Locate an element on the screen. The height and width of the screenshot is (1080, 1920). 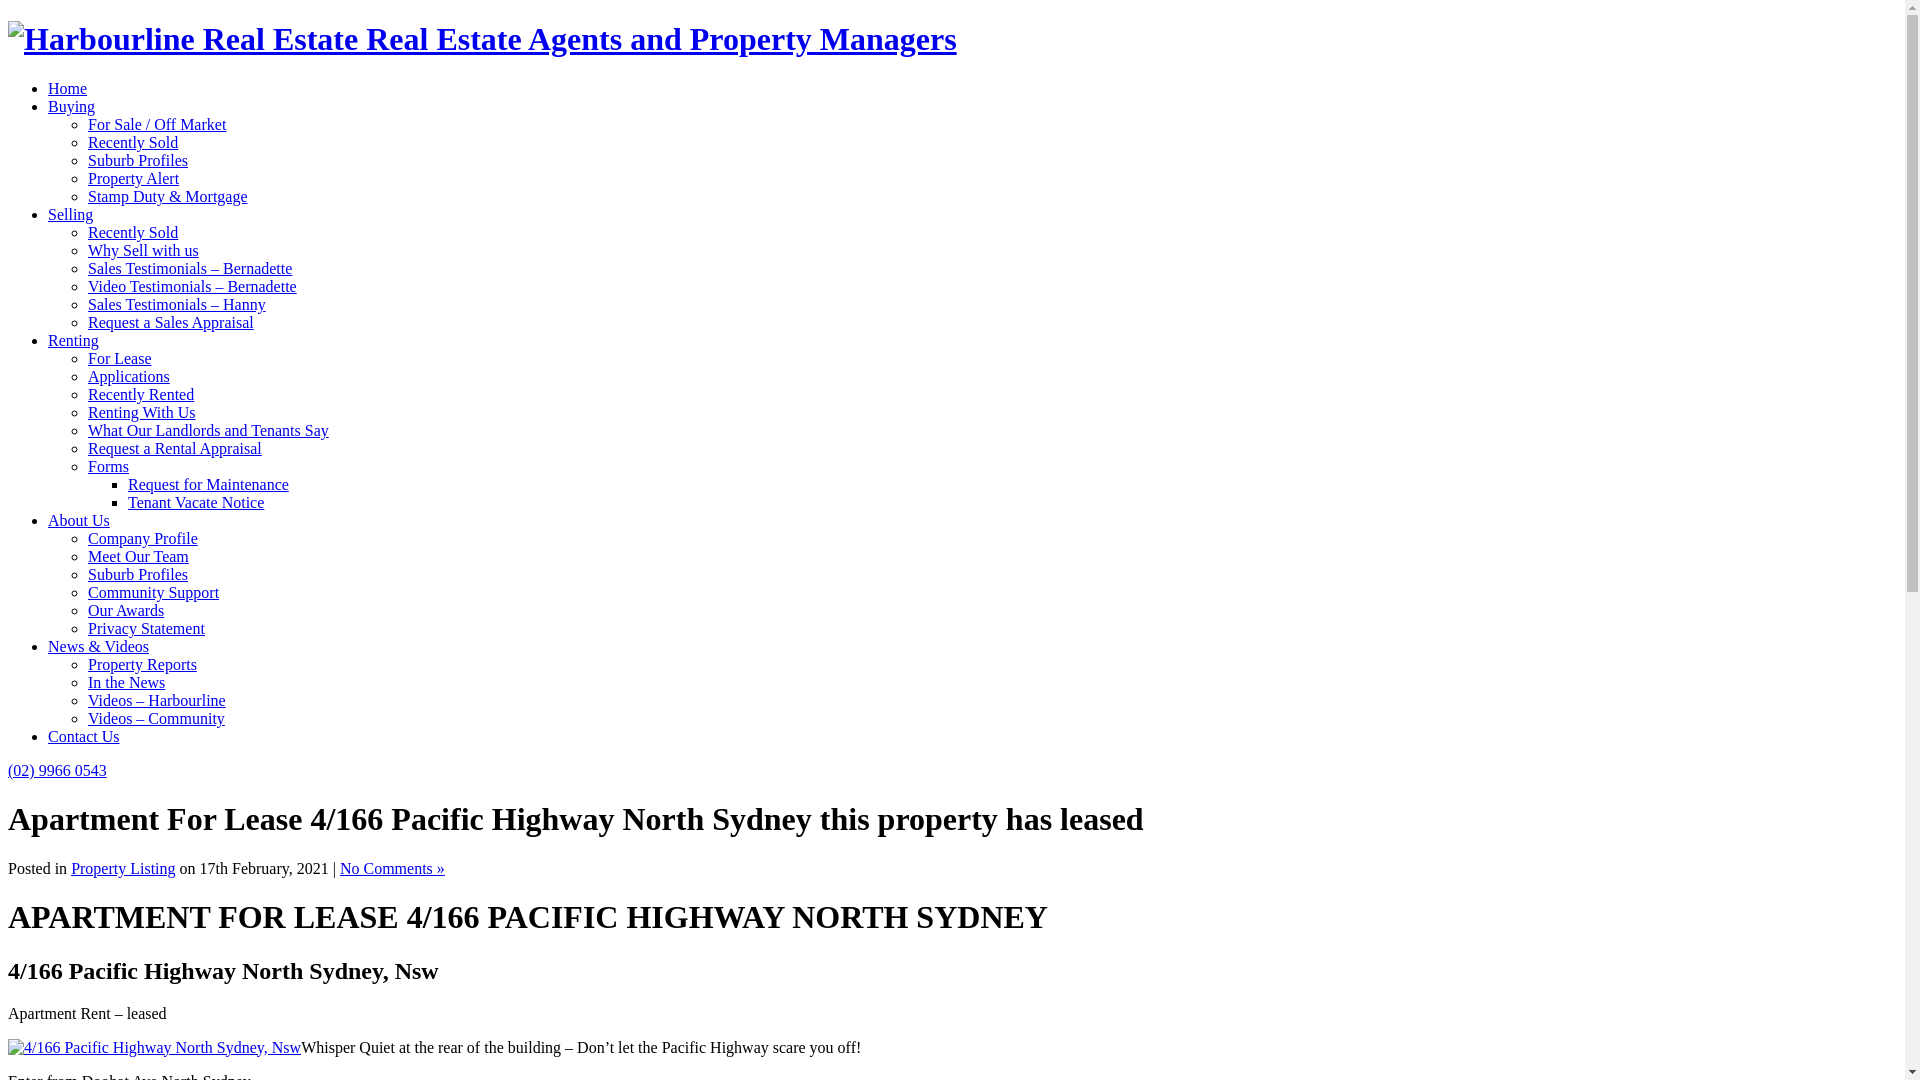
'What Our Landlords and Tenants Say' is located at coordinates (208, 429).